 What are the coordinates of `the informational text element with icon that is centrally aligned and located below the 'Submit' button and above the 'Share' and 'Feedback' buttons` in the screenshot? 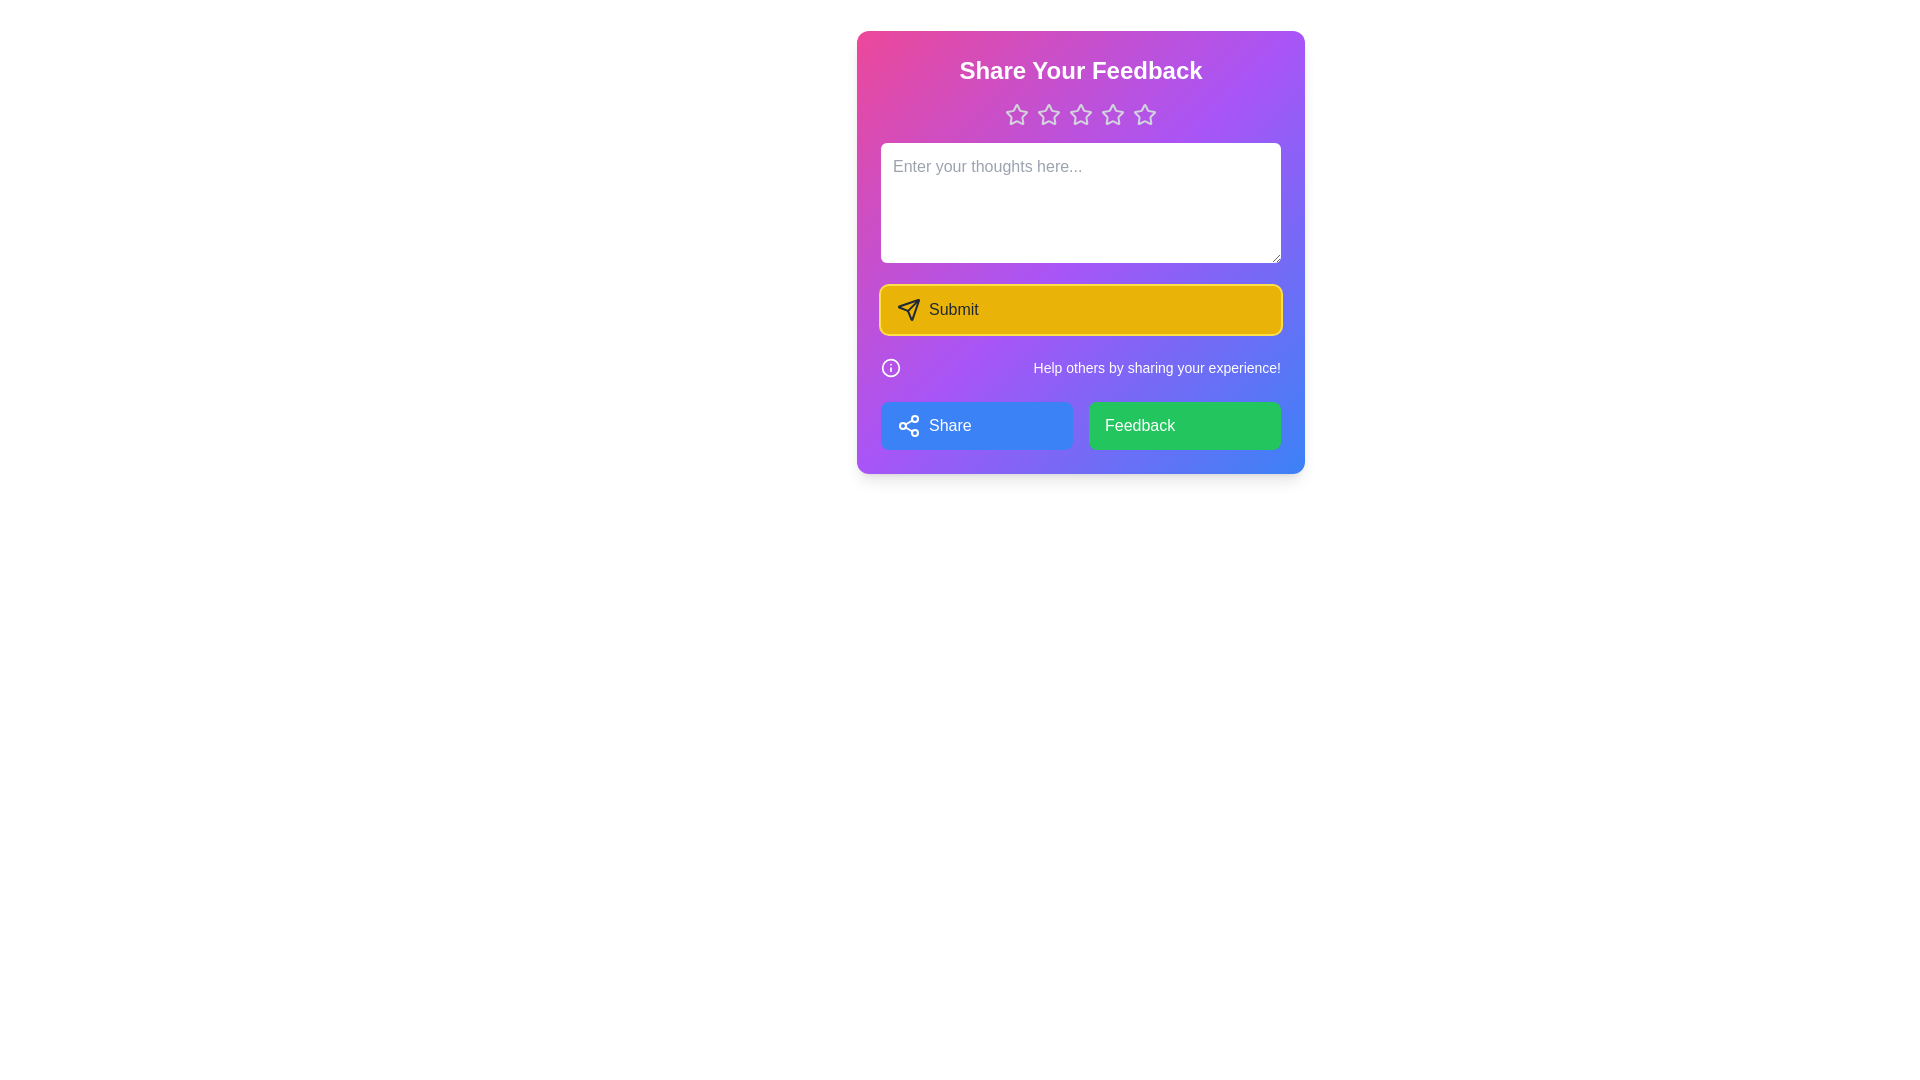 It's located at (1079, 367).